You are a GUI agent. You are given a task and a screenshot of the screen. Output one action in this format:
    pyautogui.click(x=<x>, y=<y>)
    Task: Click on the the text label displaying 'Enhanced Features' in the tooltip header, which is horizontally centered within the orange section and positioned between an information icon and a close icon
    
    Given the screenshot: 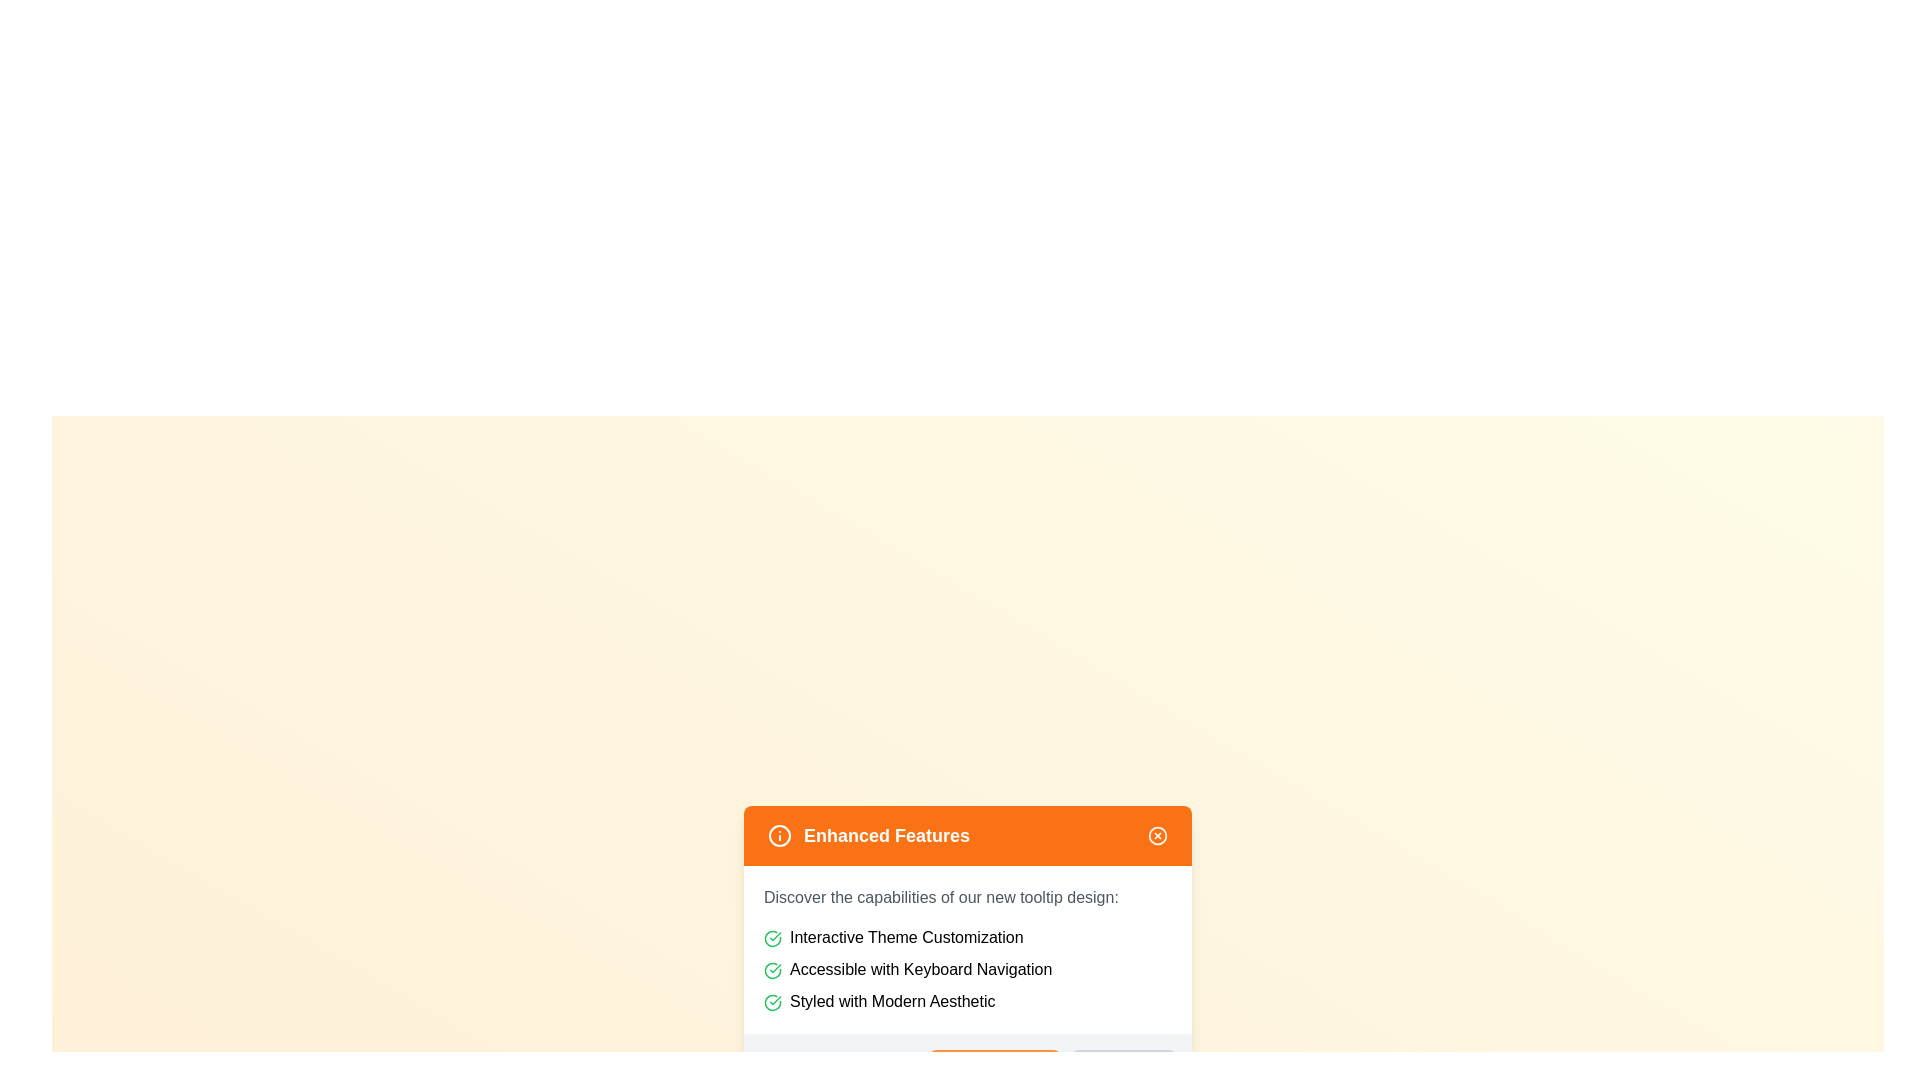 What is the action you would take?
    pyautogui.click(x=886, y=836)
    